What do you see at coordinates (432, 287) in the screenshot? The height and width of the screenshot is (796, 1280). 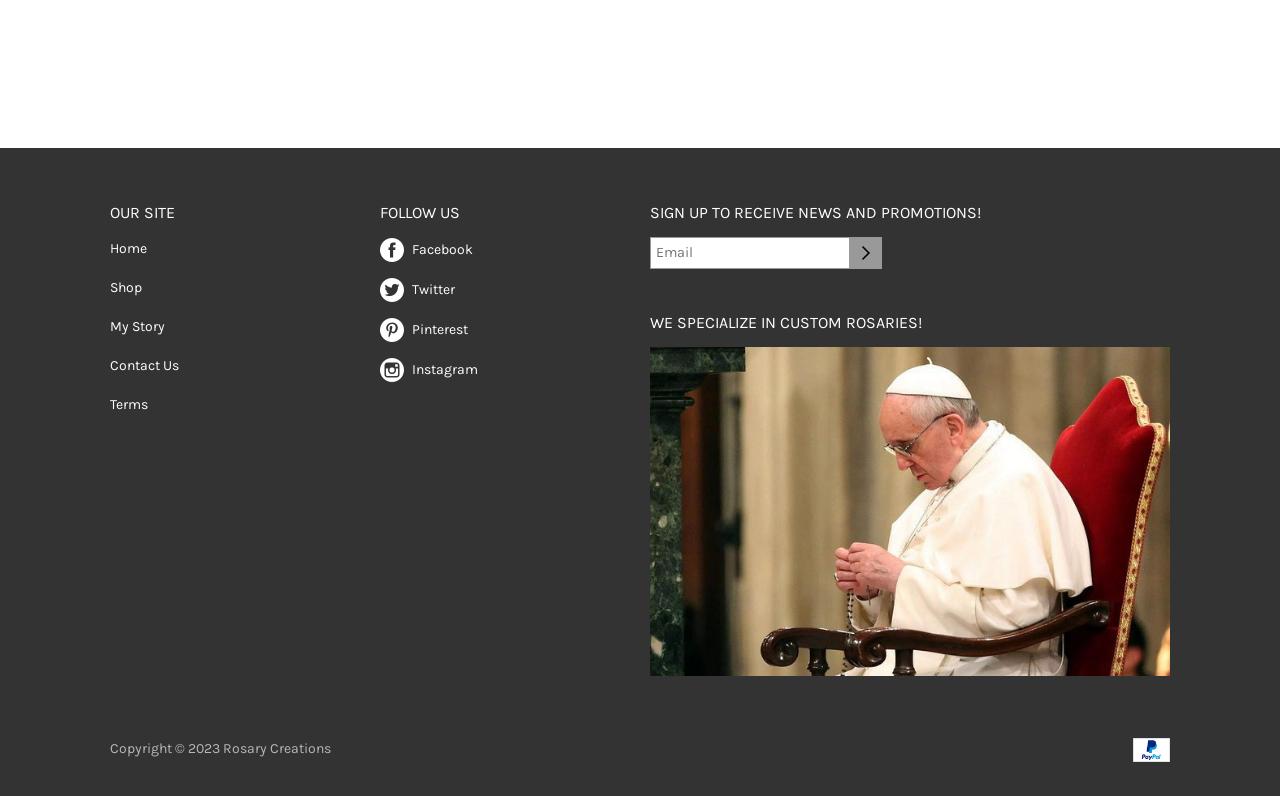 I see `'Twitter'` at bounding box center [432, 287].